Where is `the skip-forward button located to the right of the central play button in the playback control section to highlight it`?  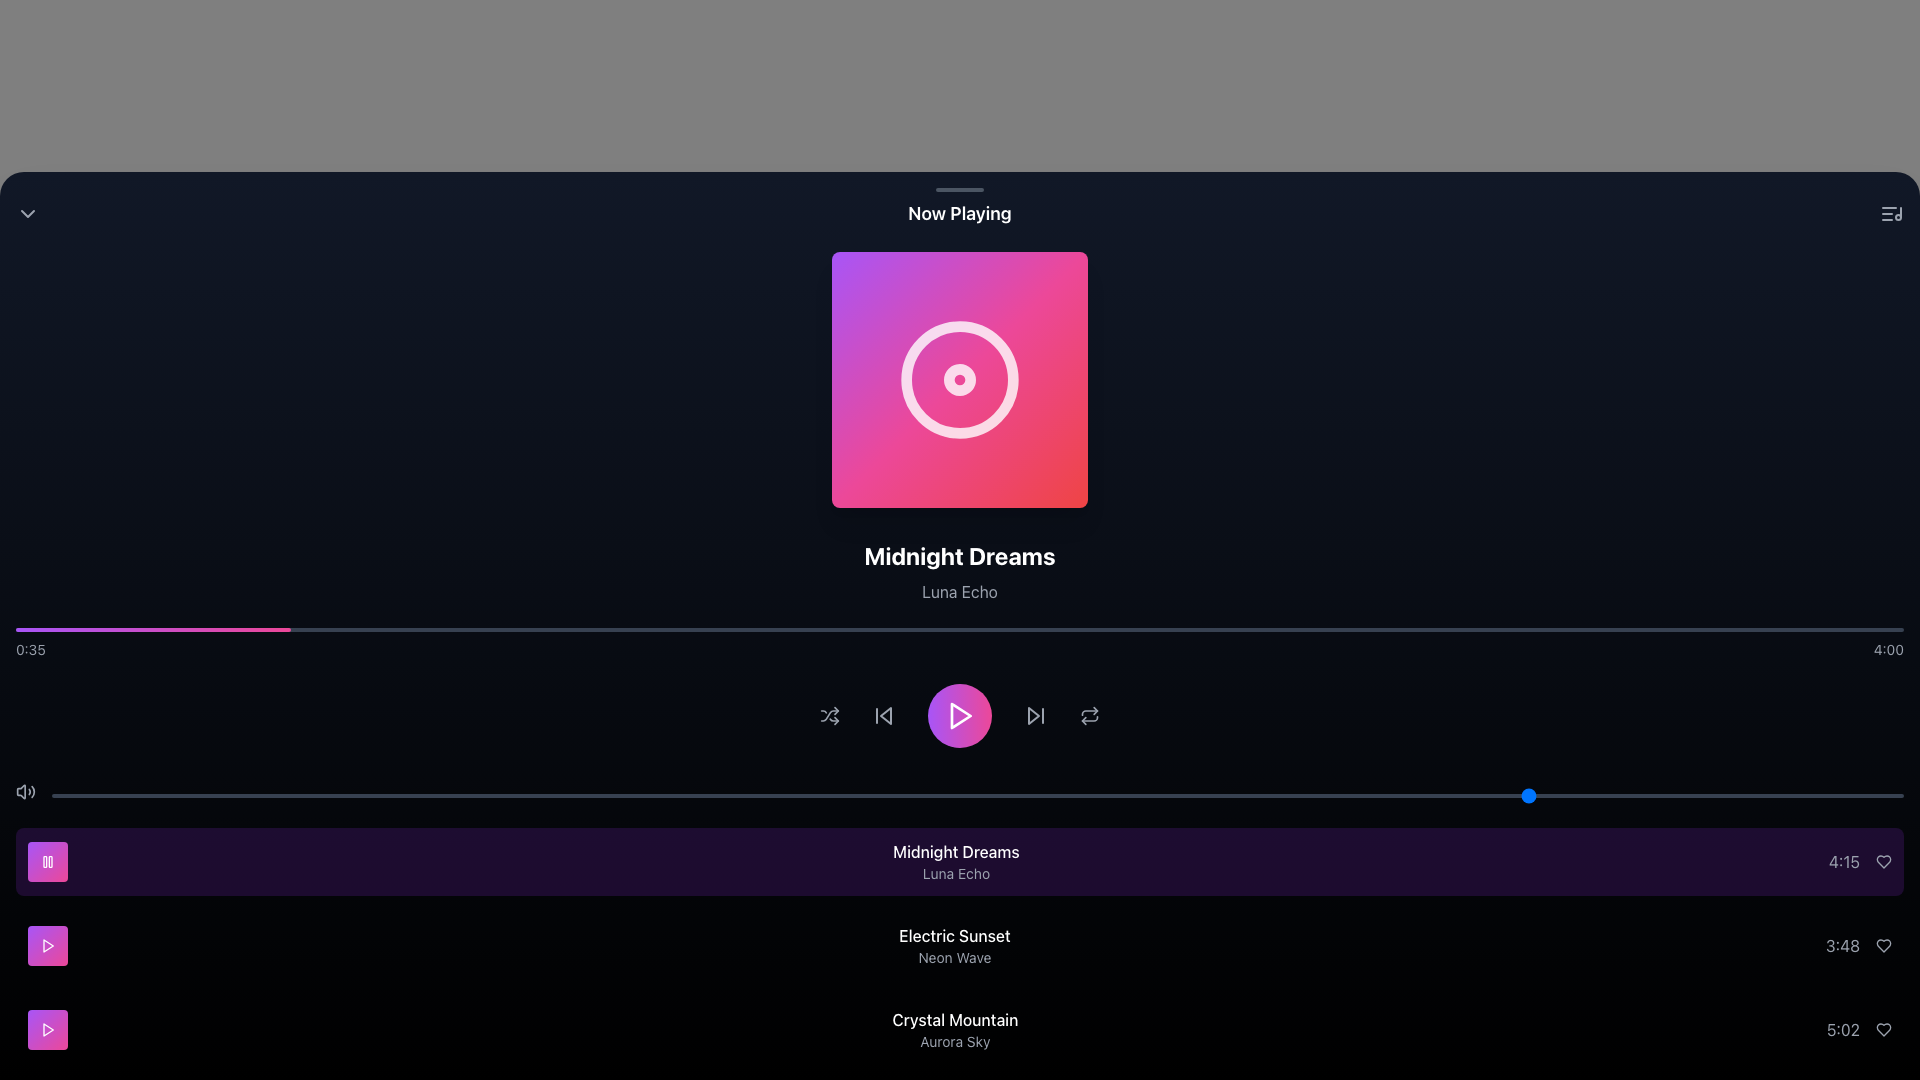
the skip-forward button located to the right of the central play button in the playback control section to highlight it is located at coordinates (1033, 715).